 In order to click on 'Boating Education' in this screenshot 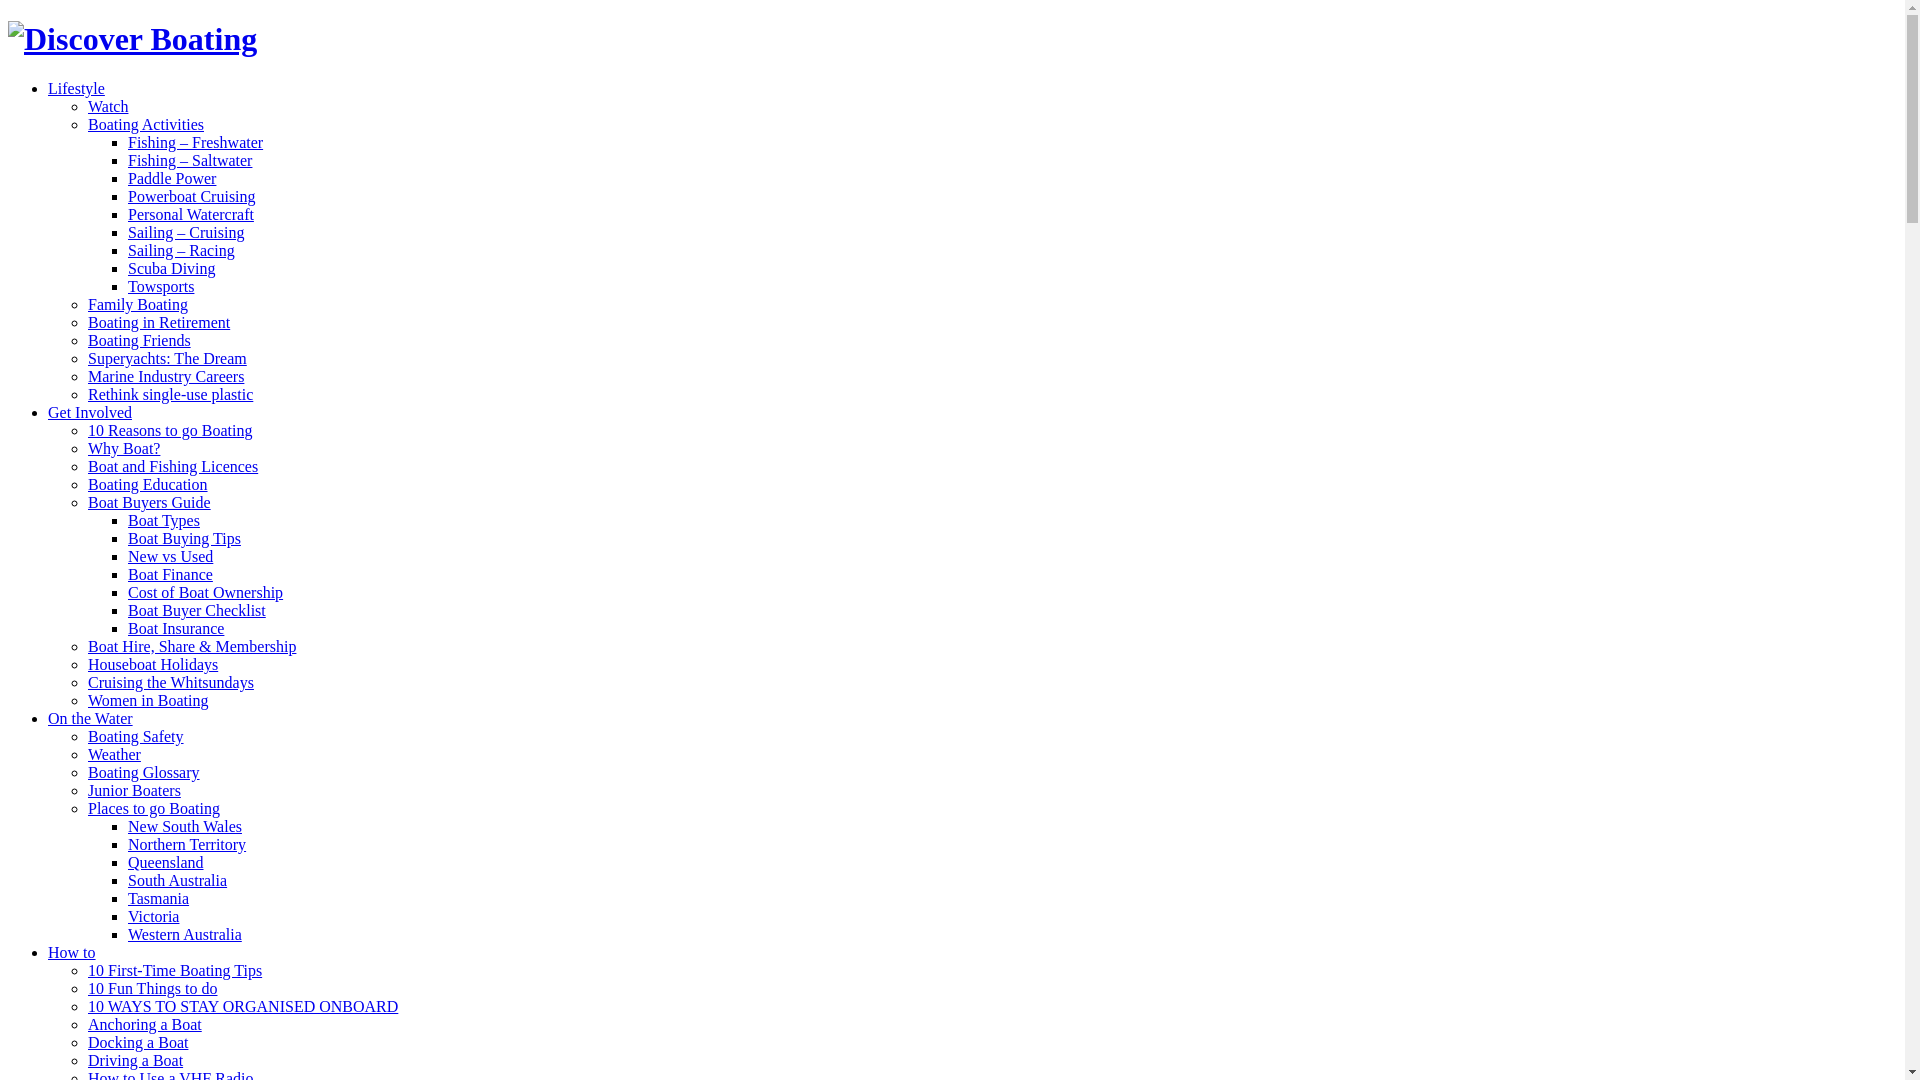, I will do `click(147, 484)`.